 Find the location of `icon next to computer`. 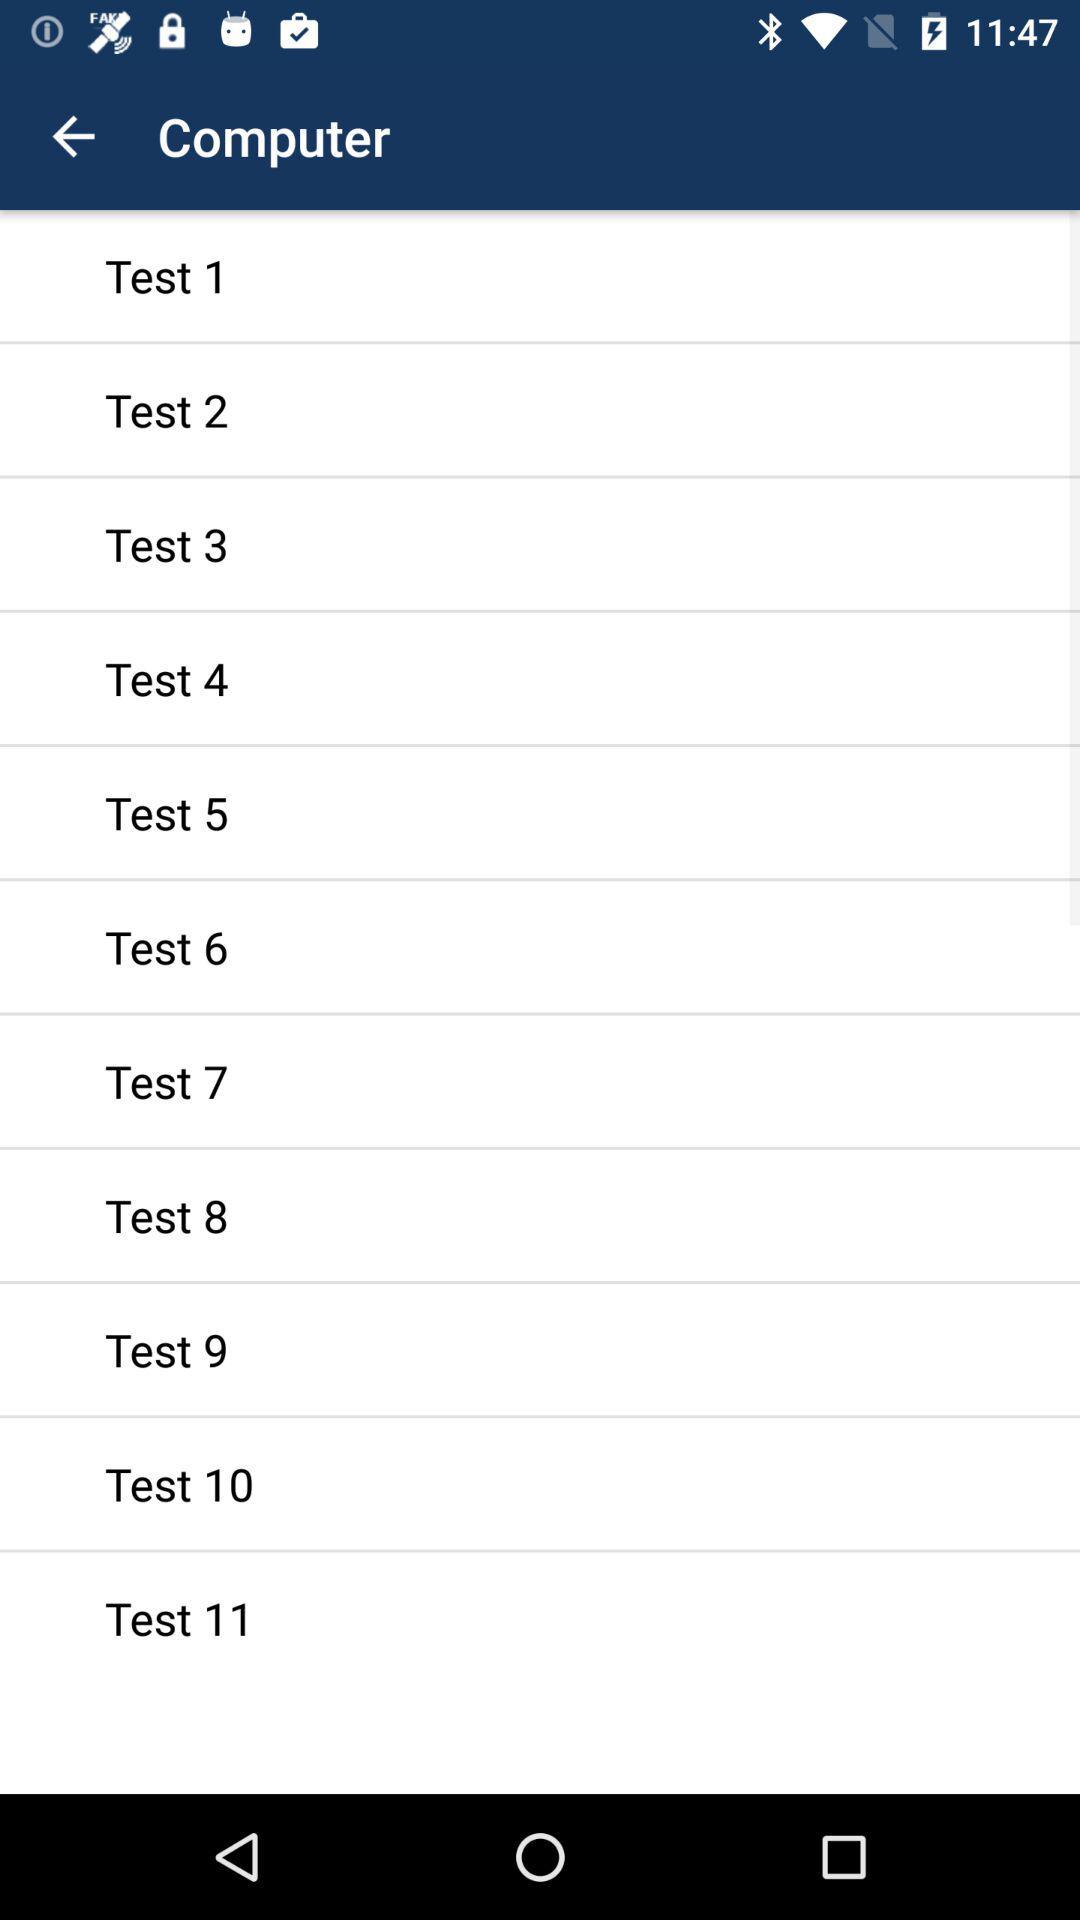

icon next to computer is located at coordinates (72, 135).